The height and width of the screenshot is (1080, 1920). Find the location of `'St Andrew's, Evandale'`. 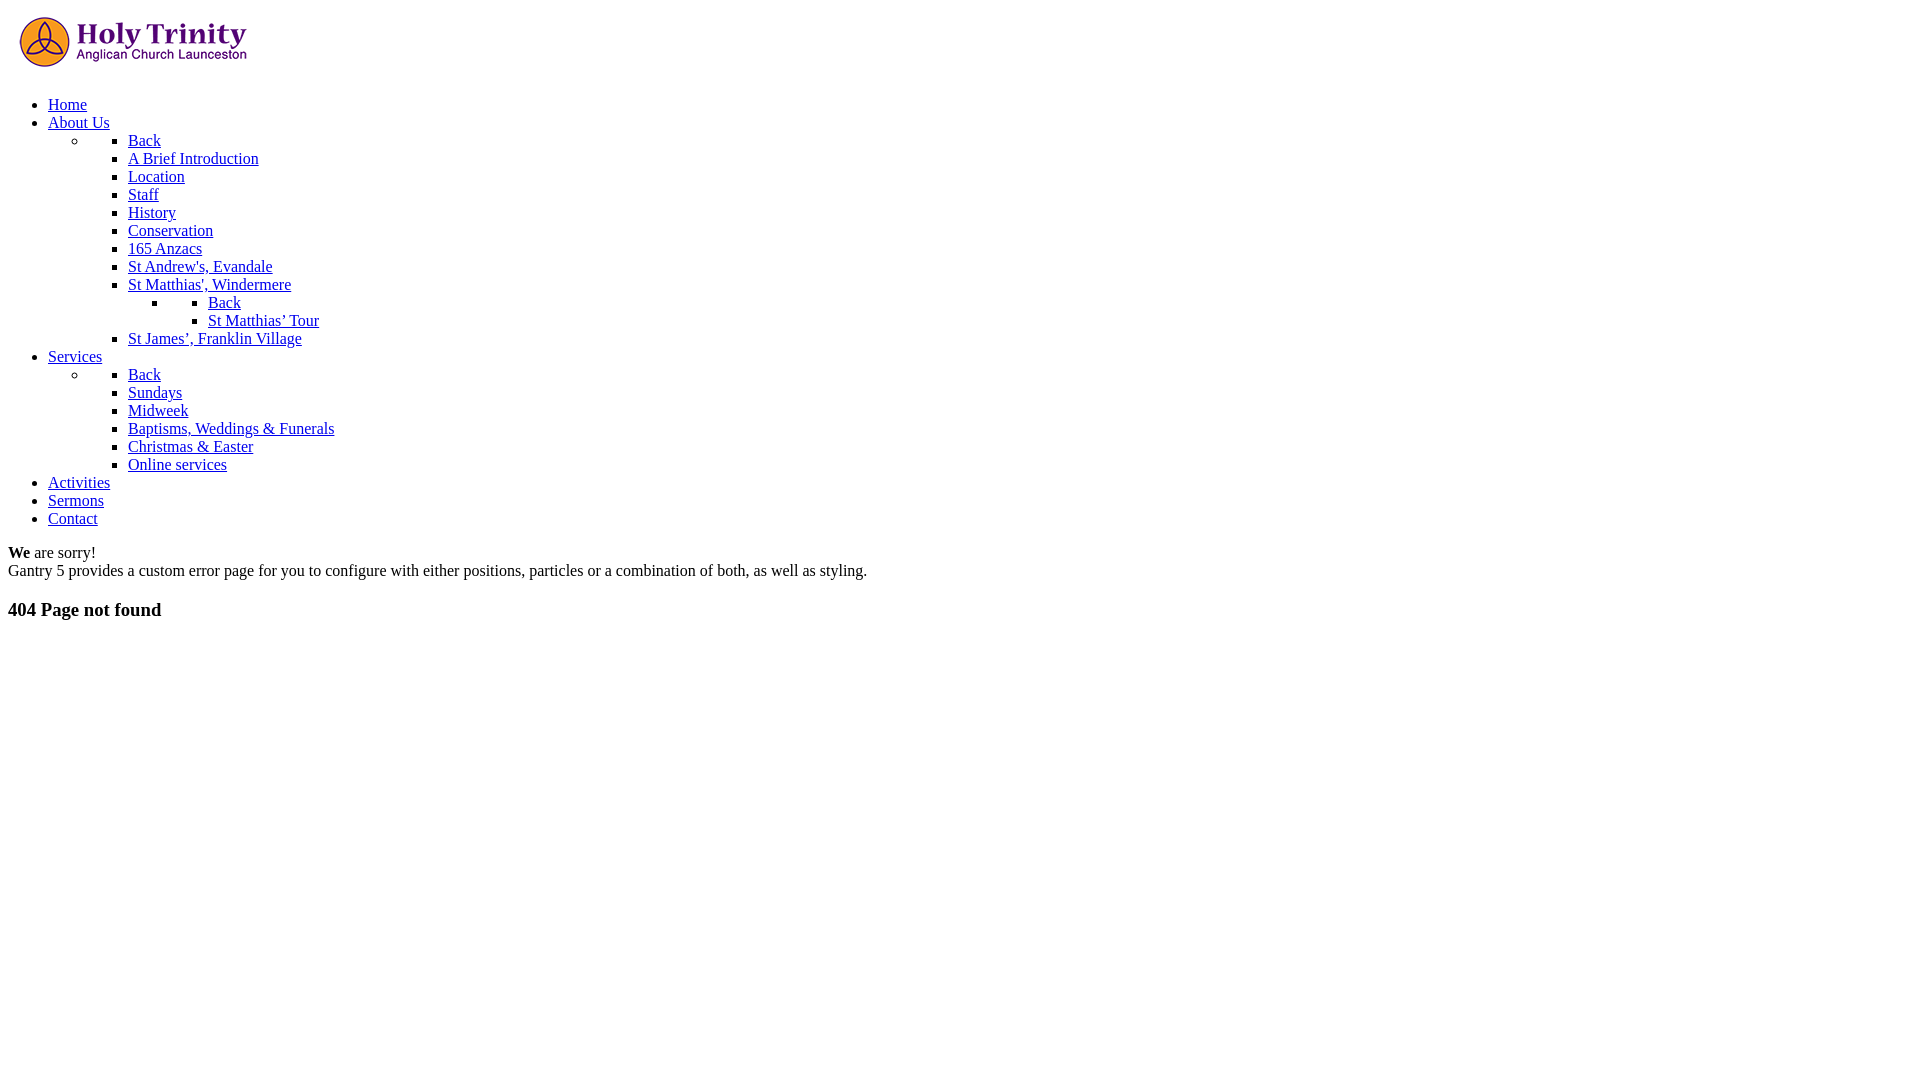

'St Andrew's, Evandale' is located at coordinates (200, 265).